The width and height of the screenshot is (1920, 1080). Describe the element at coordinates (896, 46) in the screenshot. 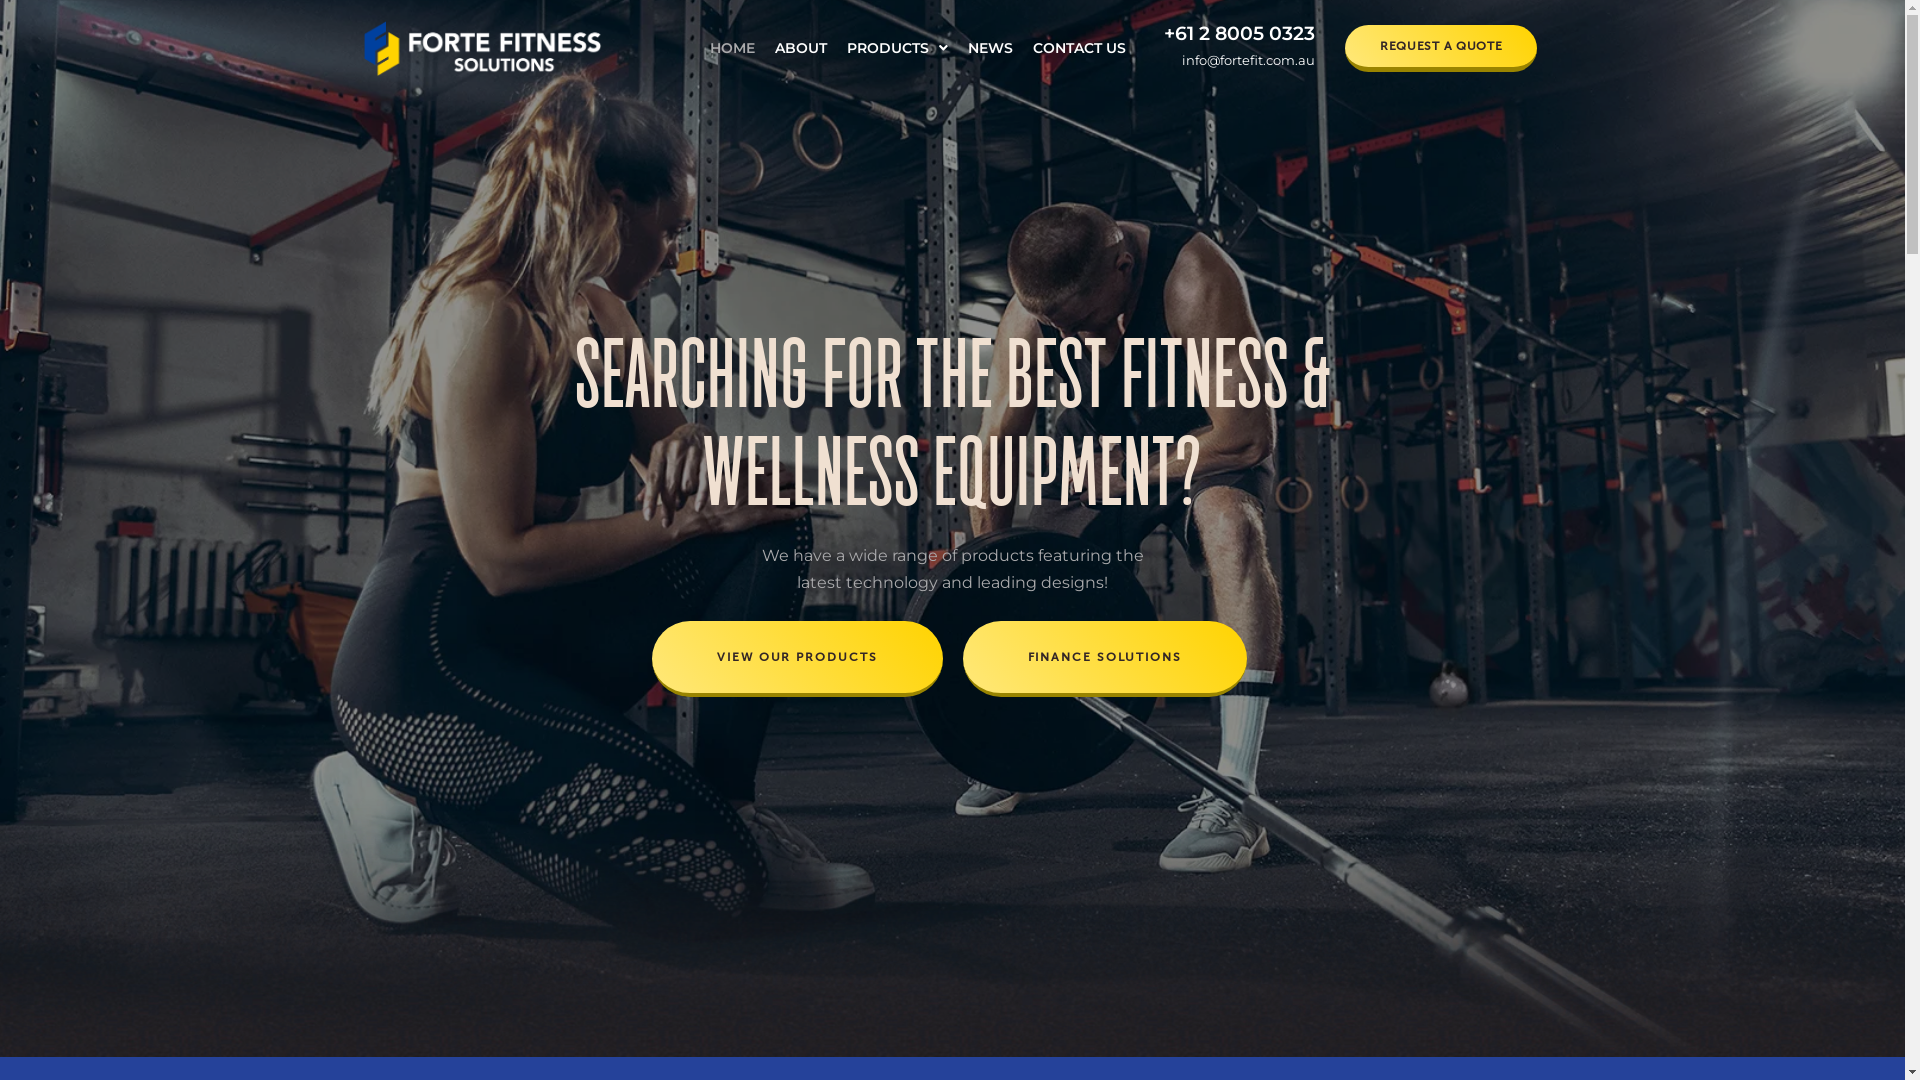

I see `'PRODUCTS'` at that location.